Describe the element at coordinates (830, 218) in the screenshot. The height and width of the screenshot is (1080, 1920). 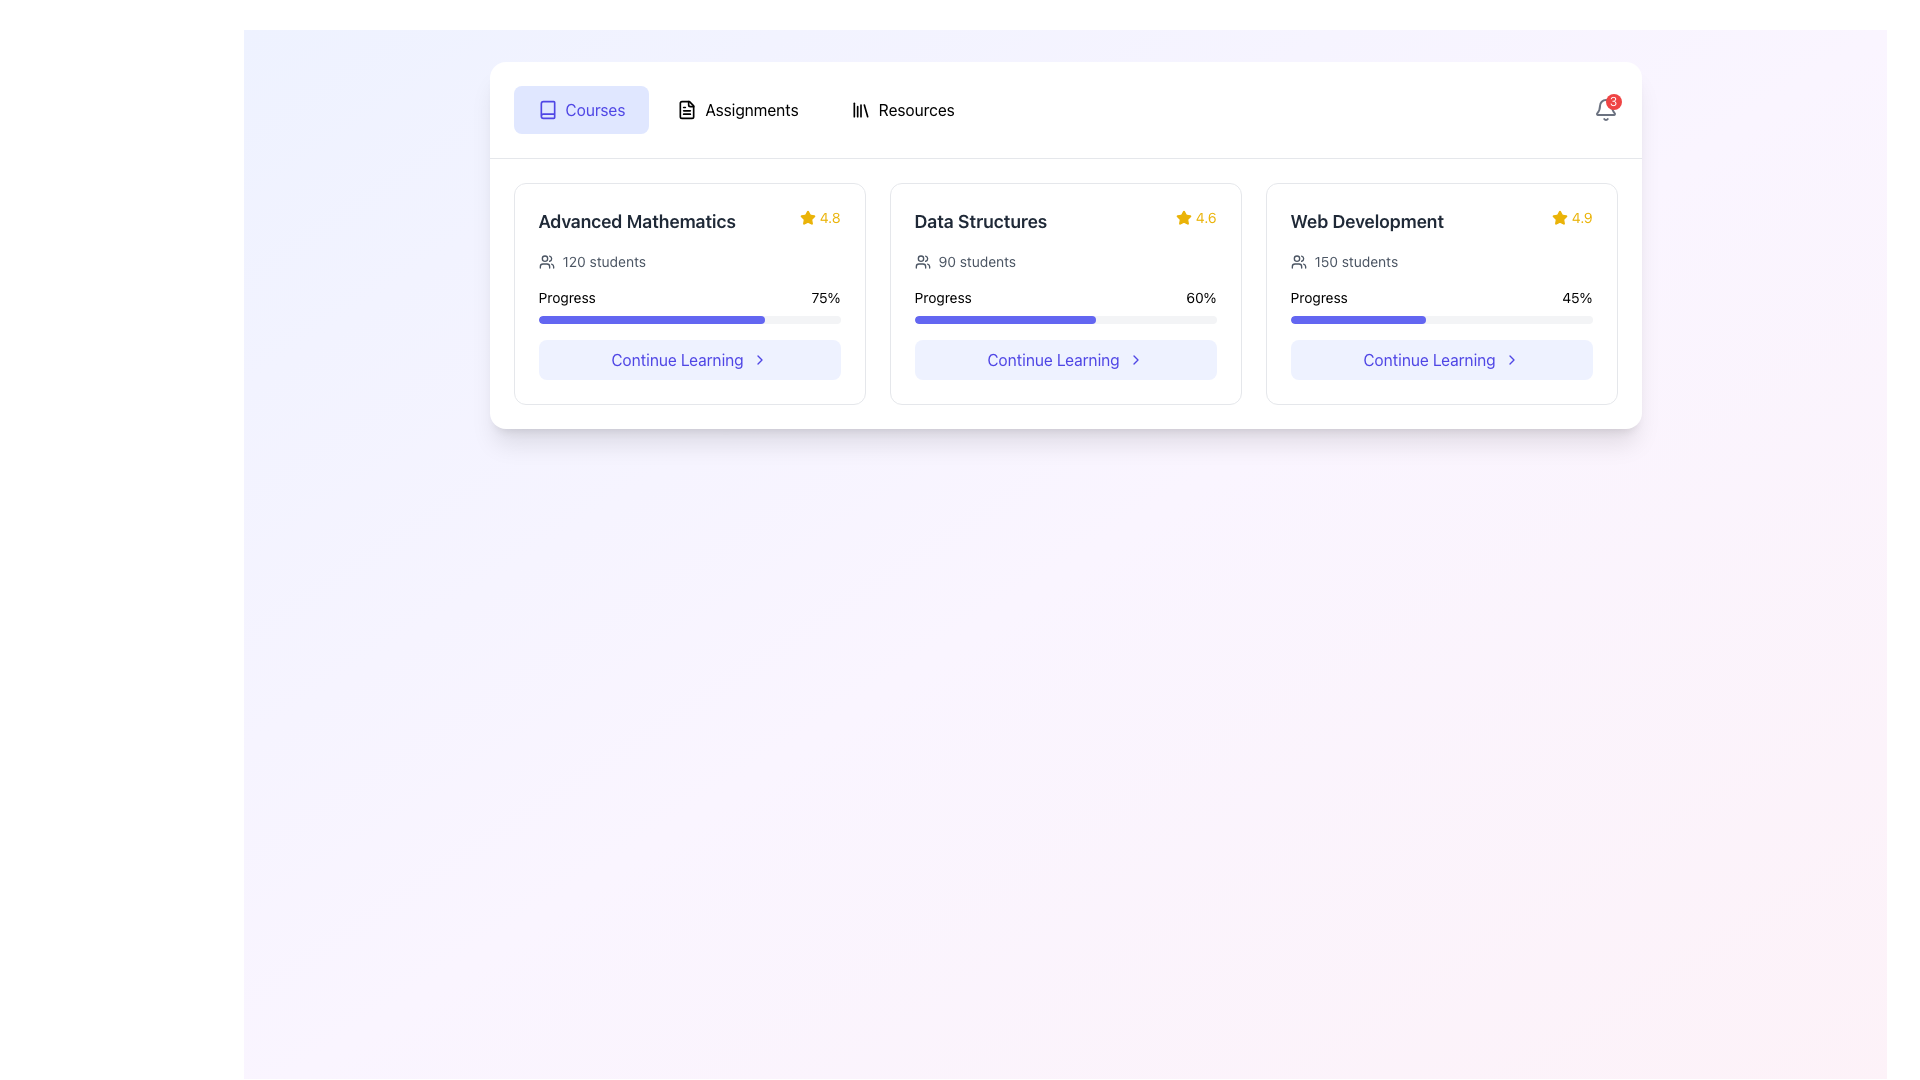
I see `the rating text label displayed for the 'Advanced Mathematics' course, located in the top-right corner of the card, next to the star icon` at that location.